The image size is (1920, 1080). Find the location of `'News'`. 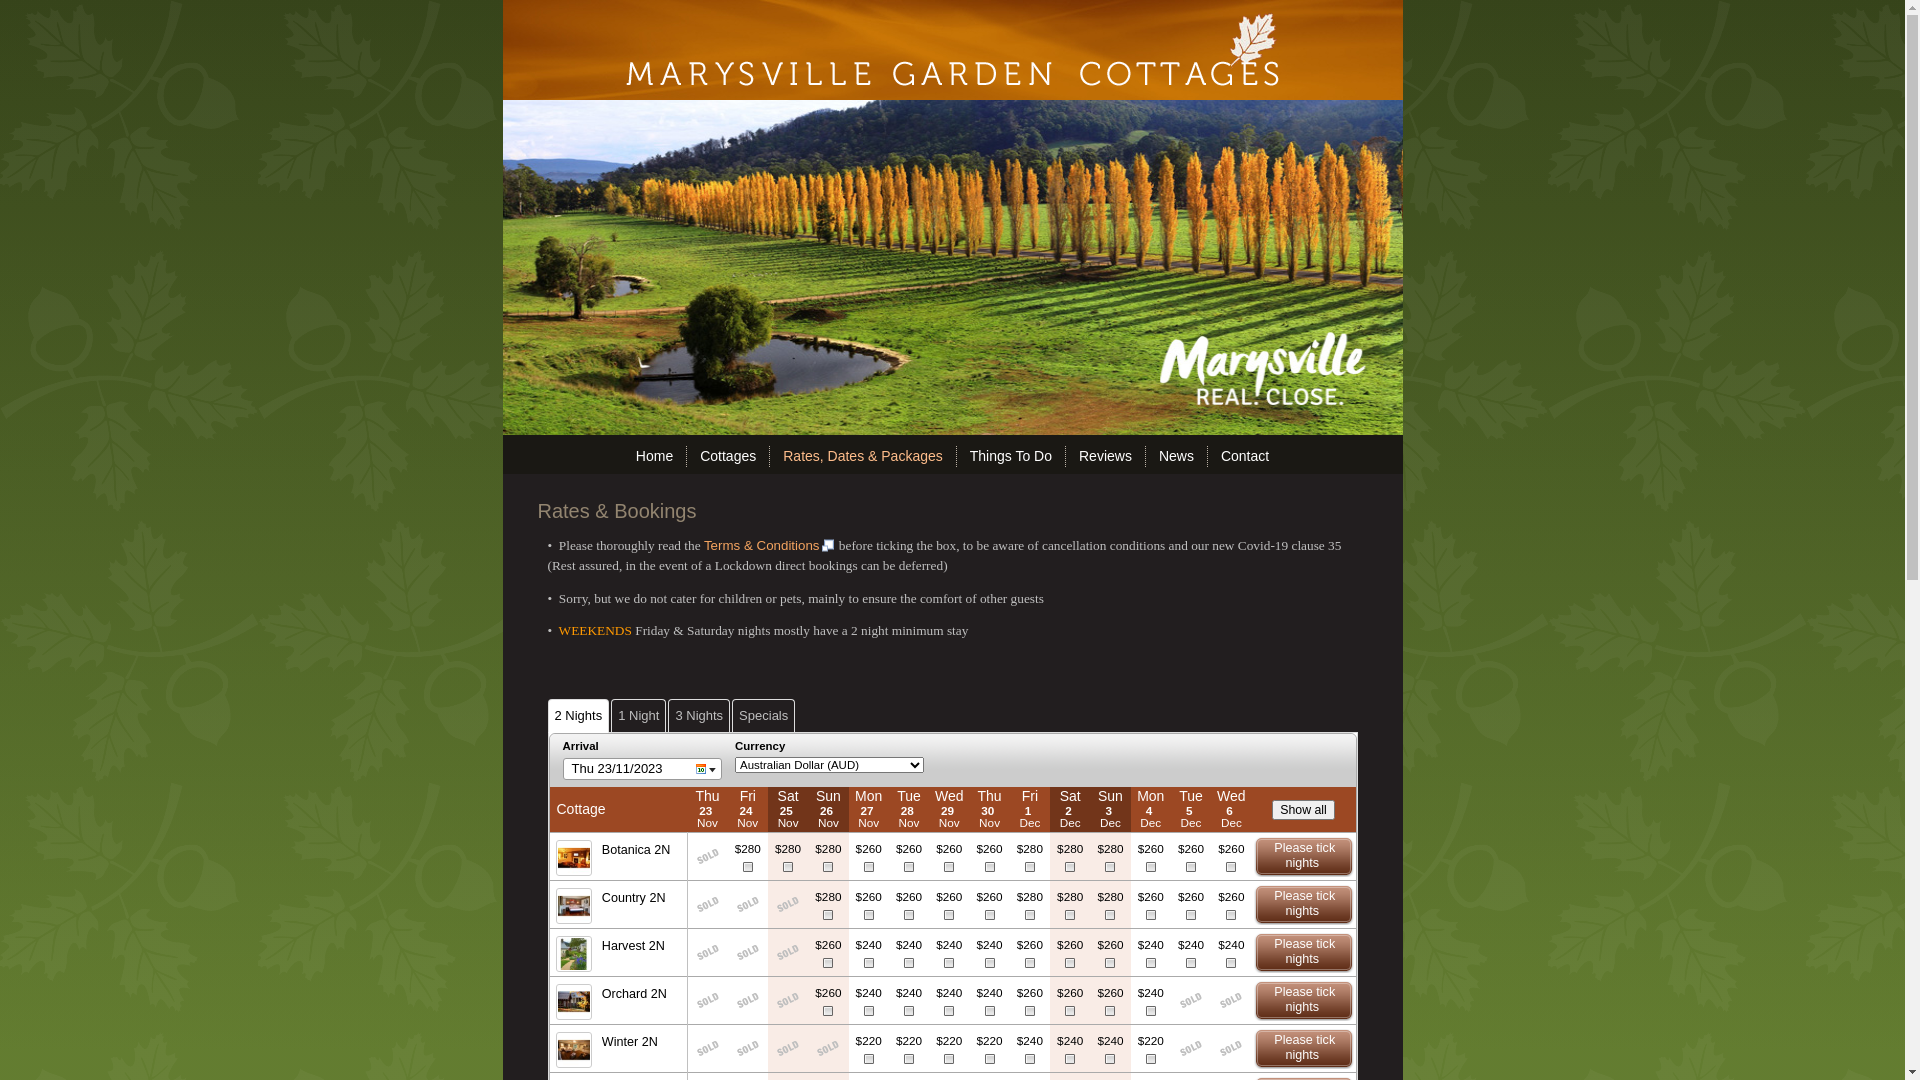

'News' is located at coordinates (1176, 455).